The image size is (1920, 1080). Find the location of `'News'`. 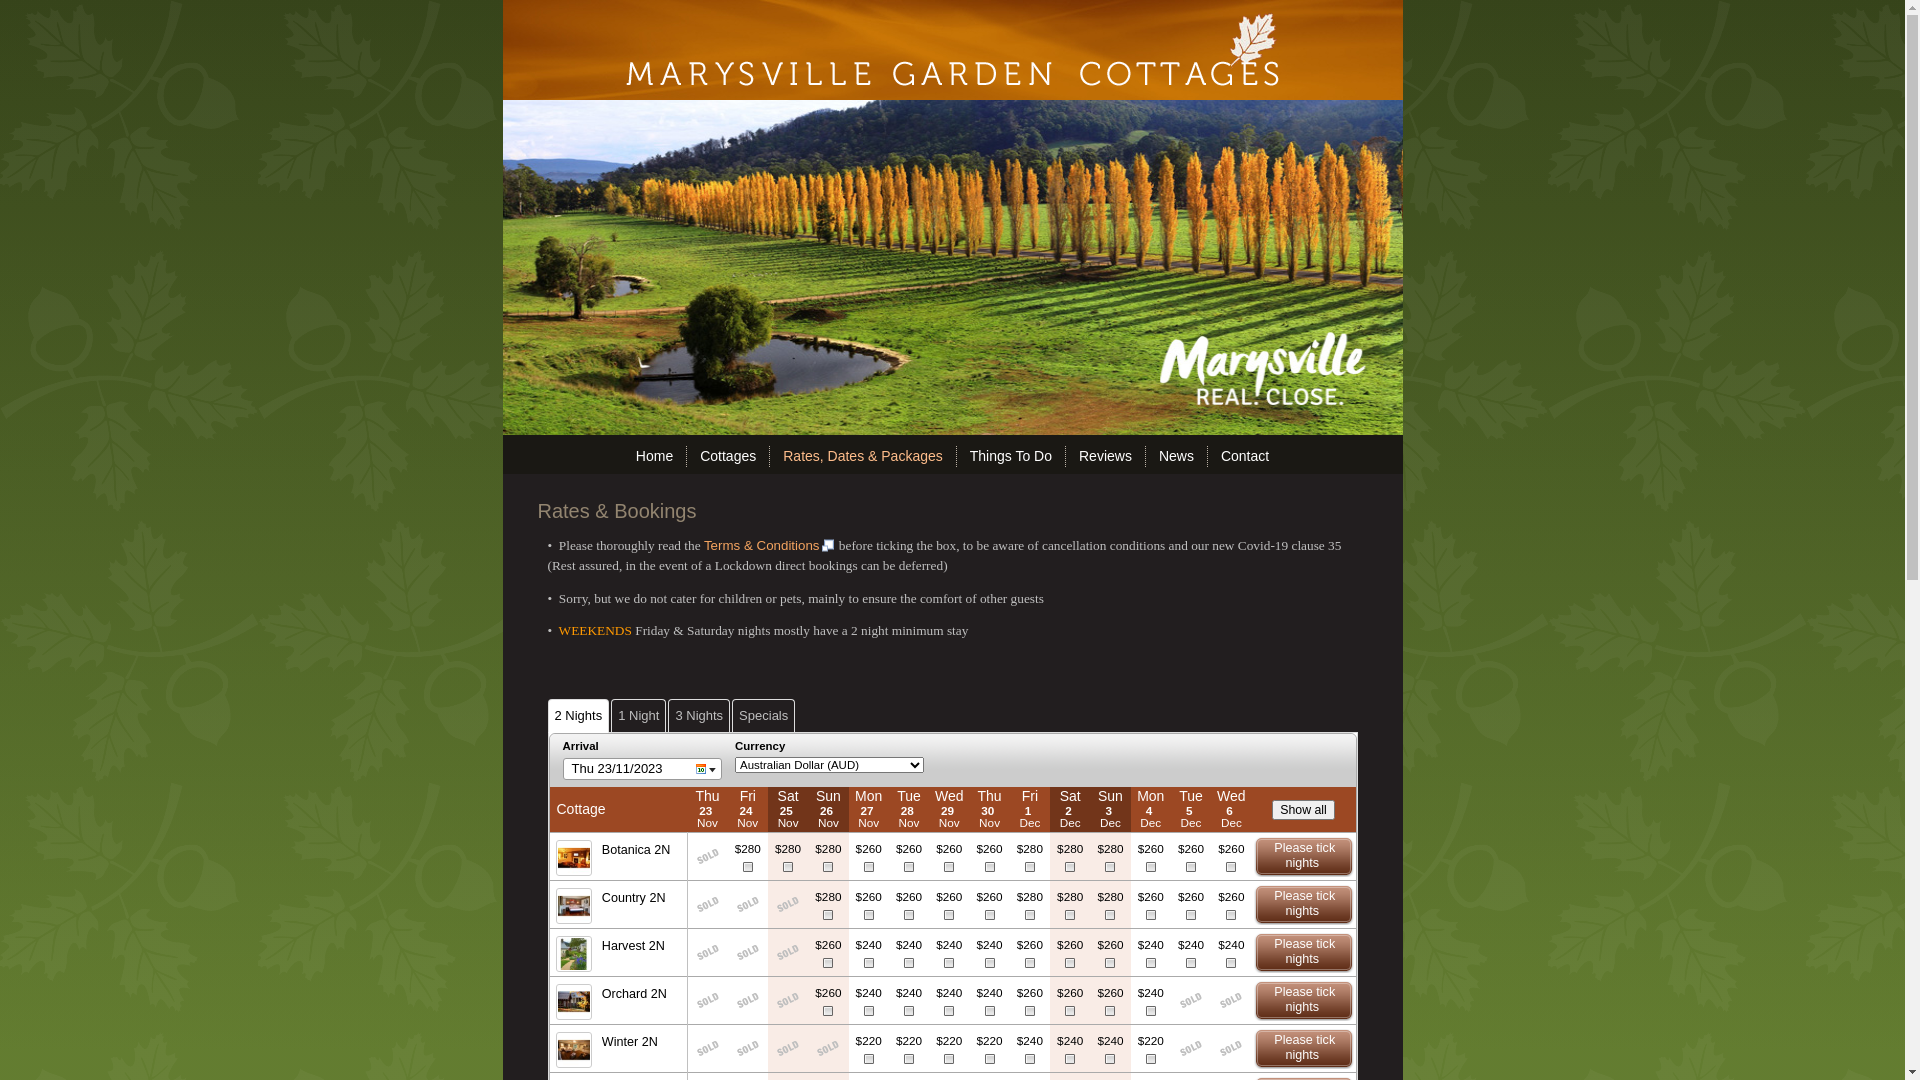

'News' is located at coordinates (1176, 455).